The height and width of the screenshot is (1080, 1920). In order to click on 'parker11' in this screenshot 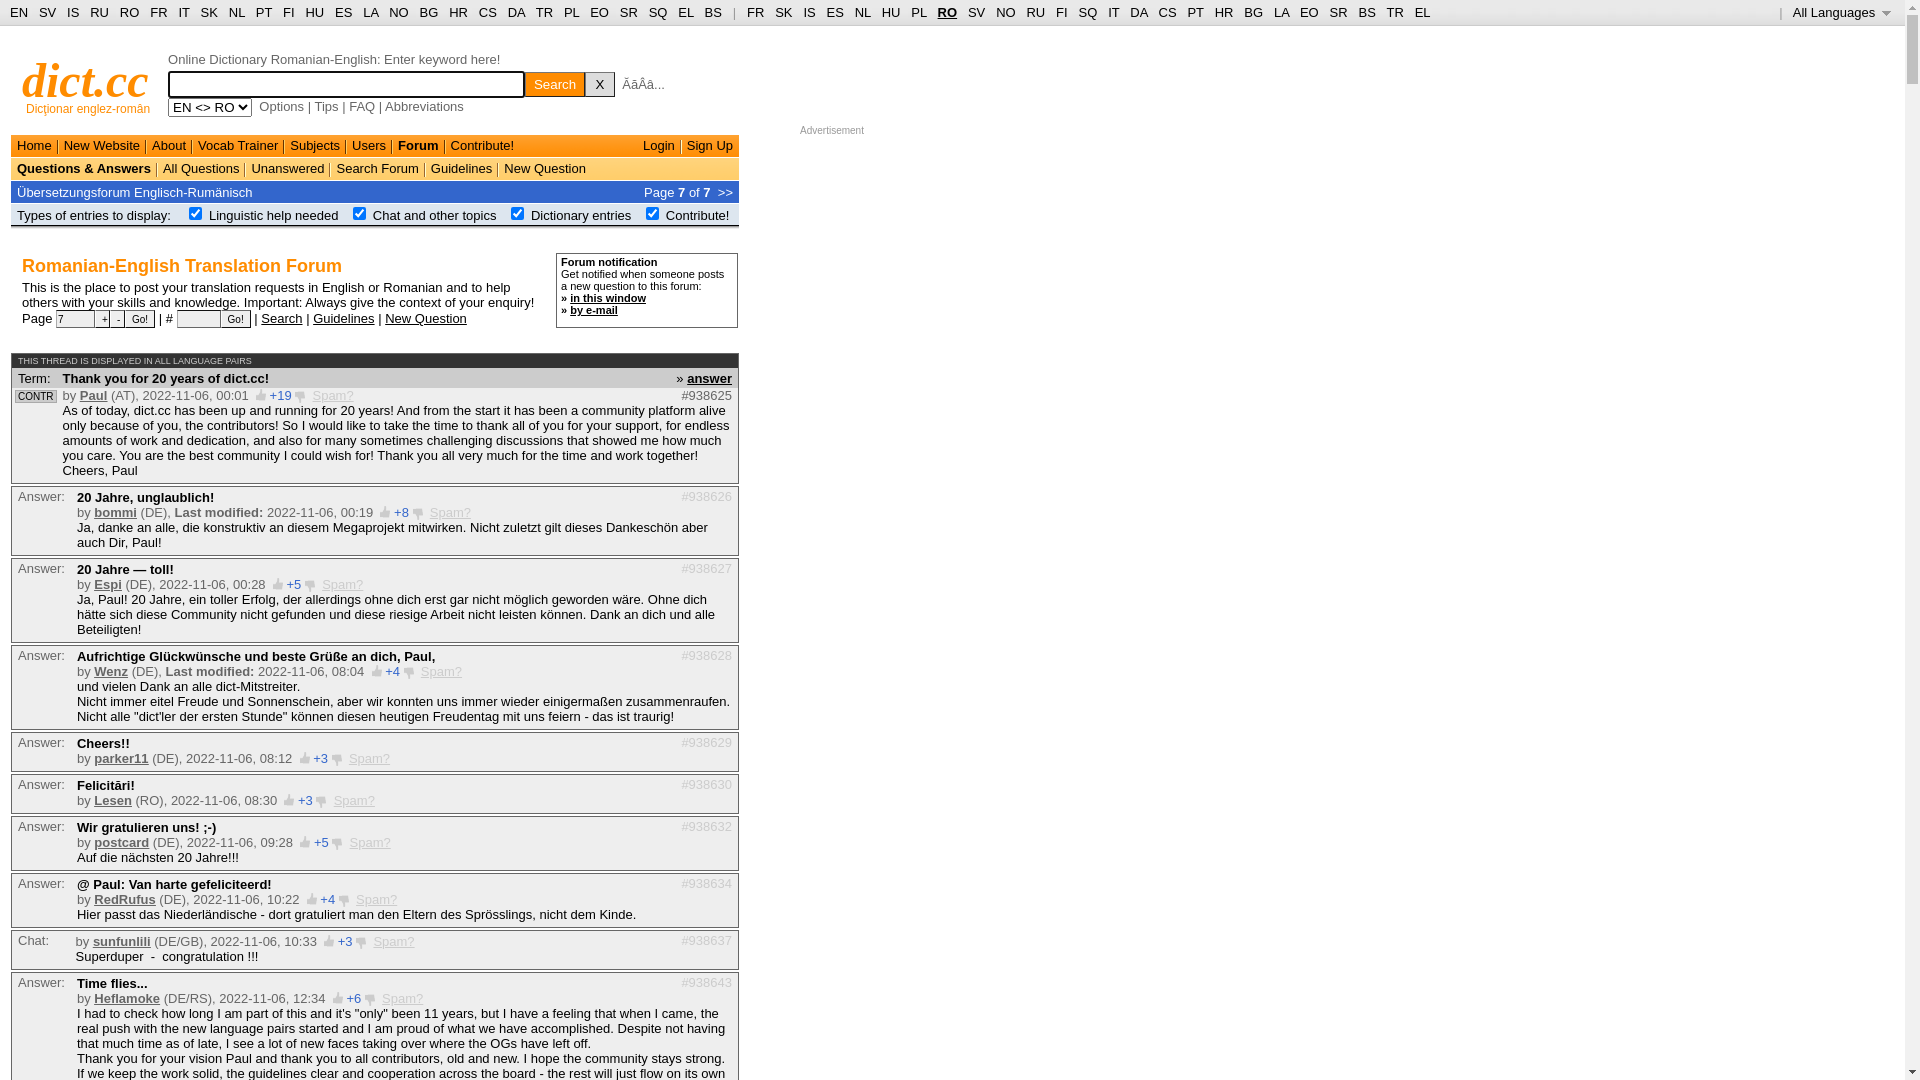, I will do `click(93, 758)`.